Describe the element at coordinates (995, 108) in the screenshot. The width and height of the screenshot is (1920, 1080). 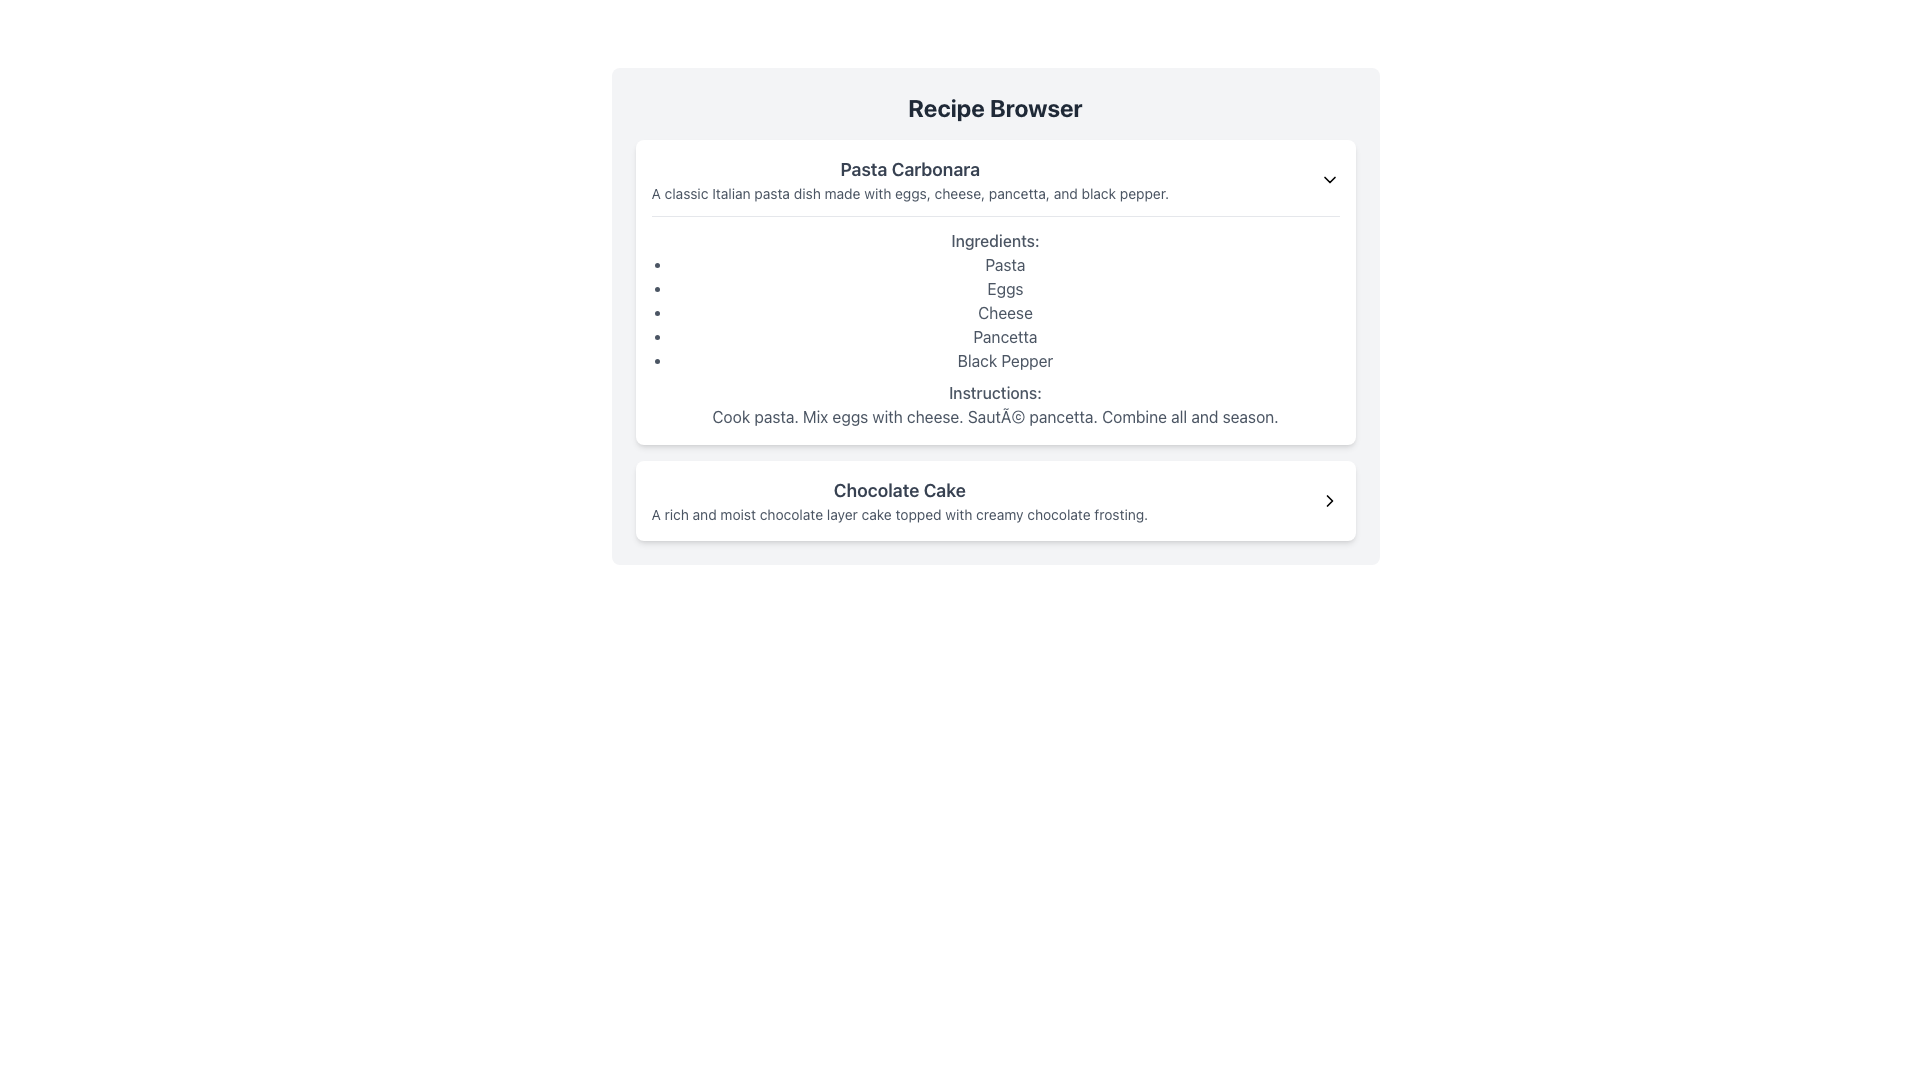
I see `text content of the centered heading displaying 'Recipe Browser' in bold and large dark gray font` at that location.